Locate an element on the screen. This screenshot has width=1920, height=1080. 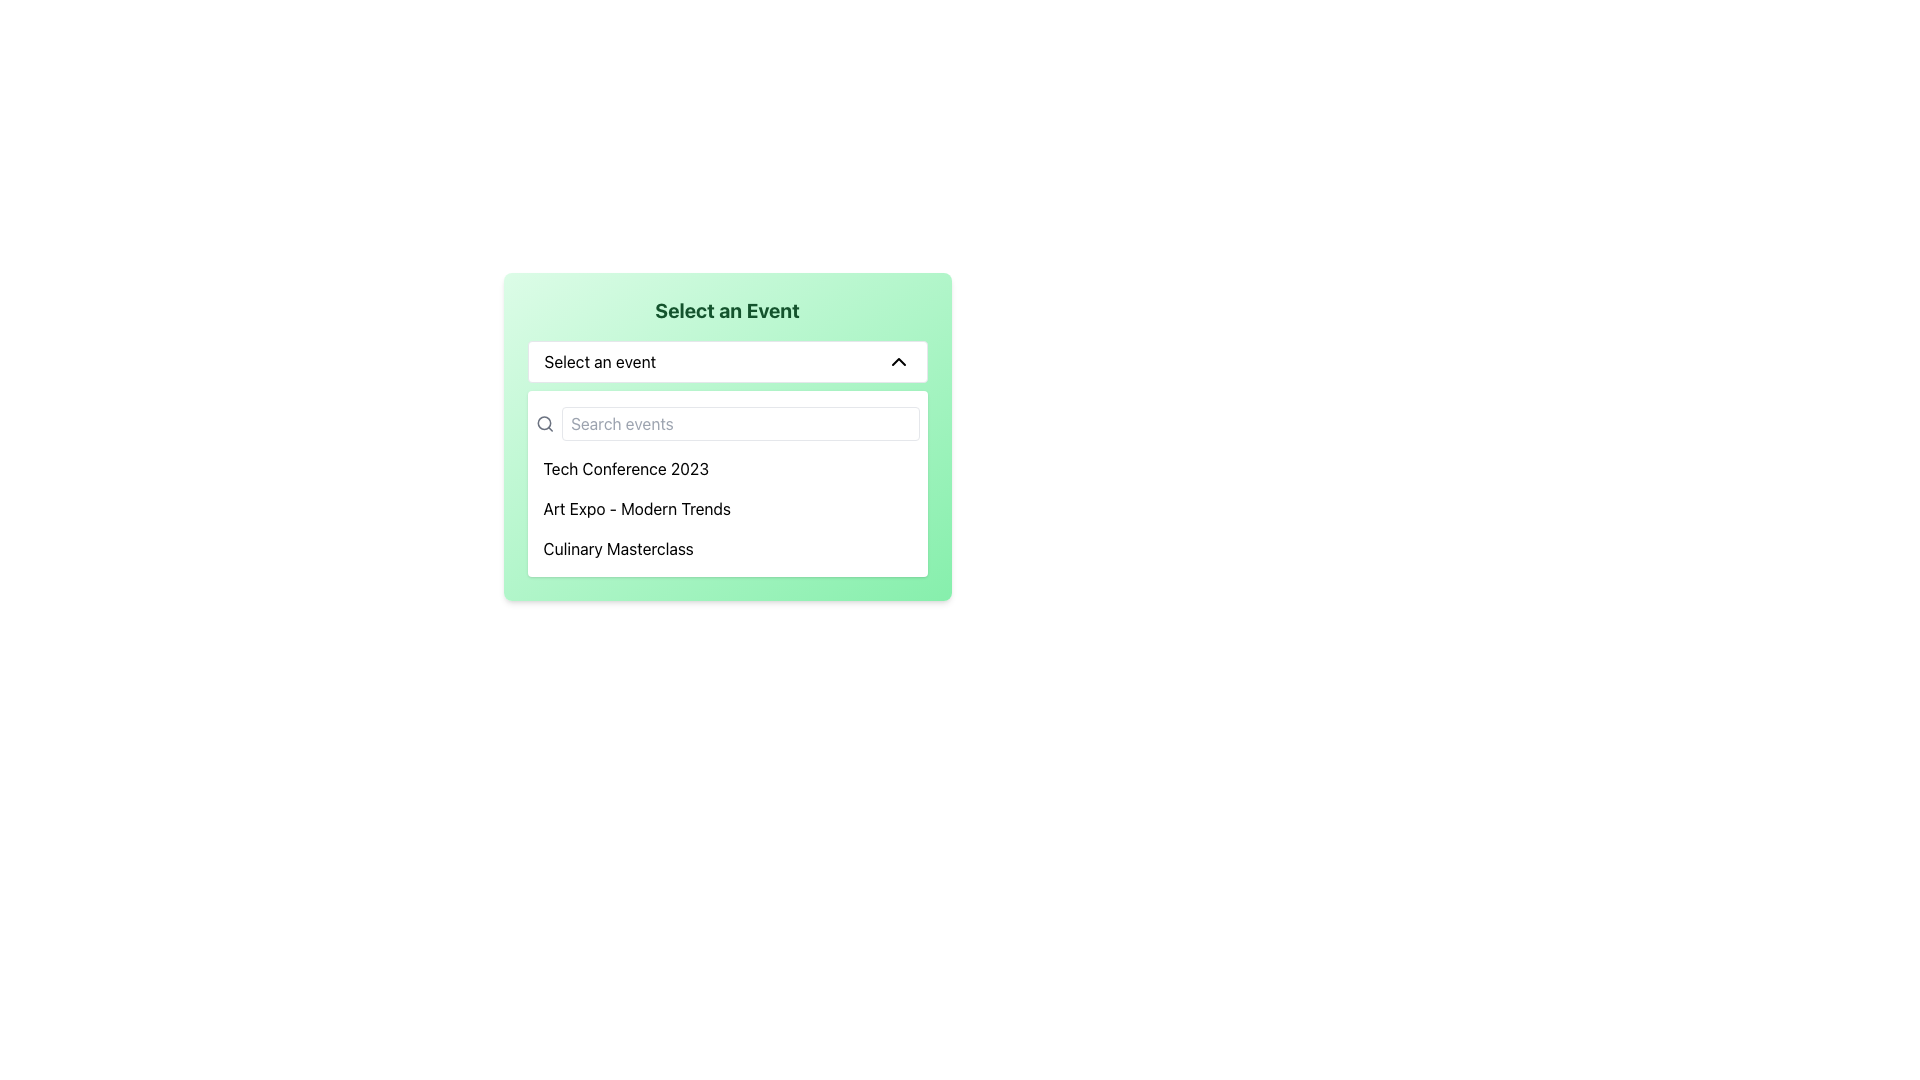
the text label 'Culinary Masterclass' in the dropdown list to potentially reveal additional information is located at coordinates (617, 548).